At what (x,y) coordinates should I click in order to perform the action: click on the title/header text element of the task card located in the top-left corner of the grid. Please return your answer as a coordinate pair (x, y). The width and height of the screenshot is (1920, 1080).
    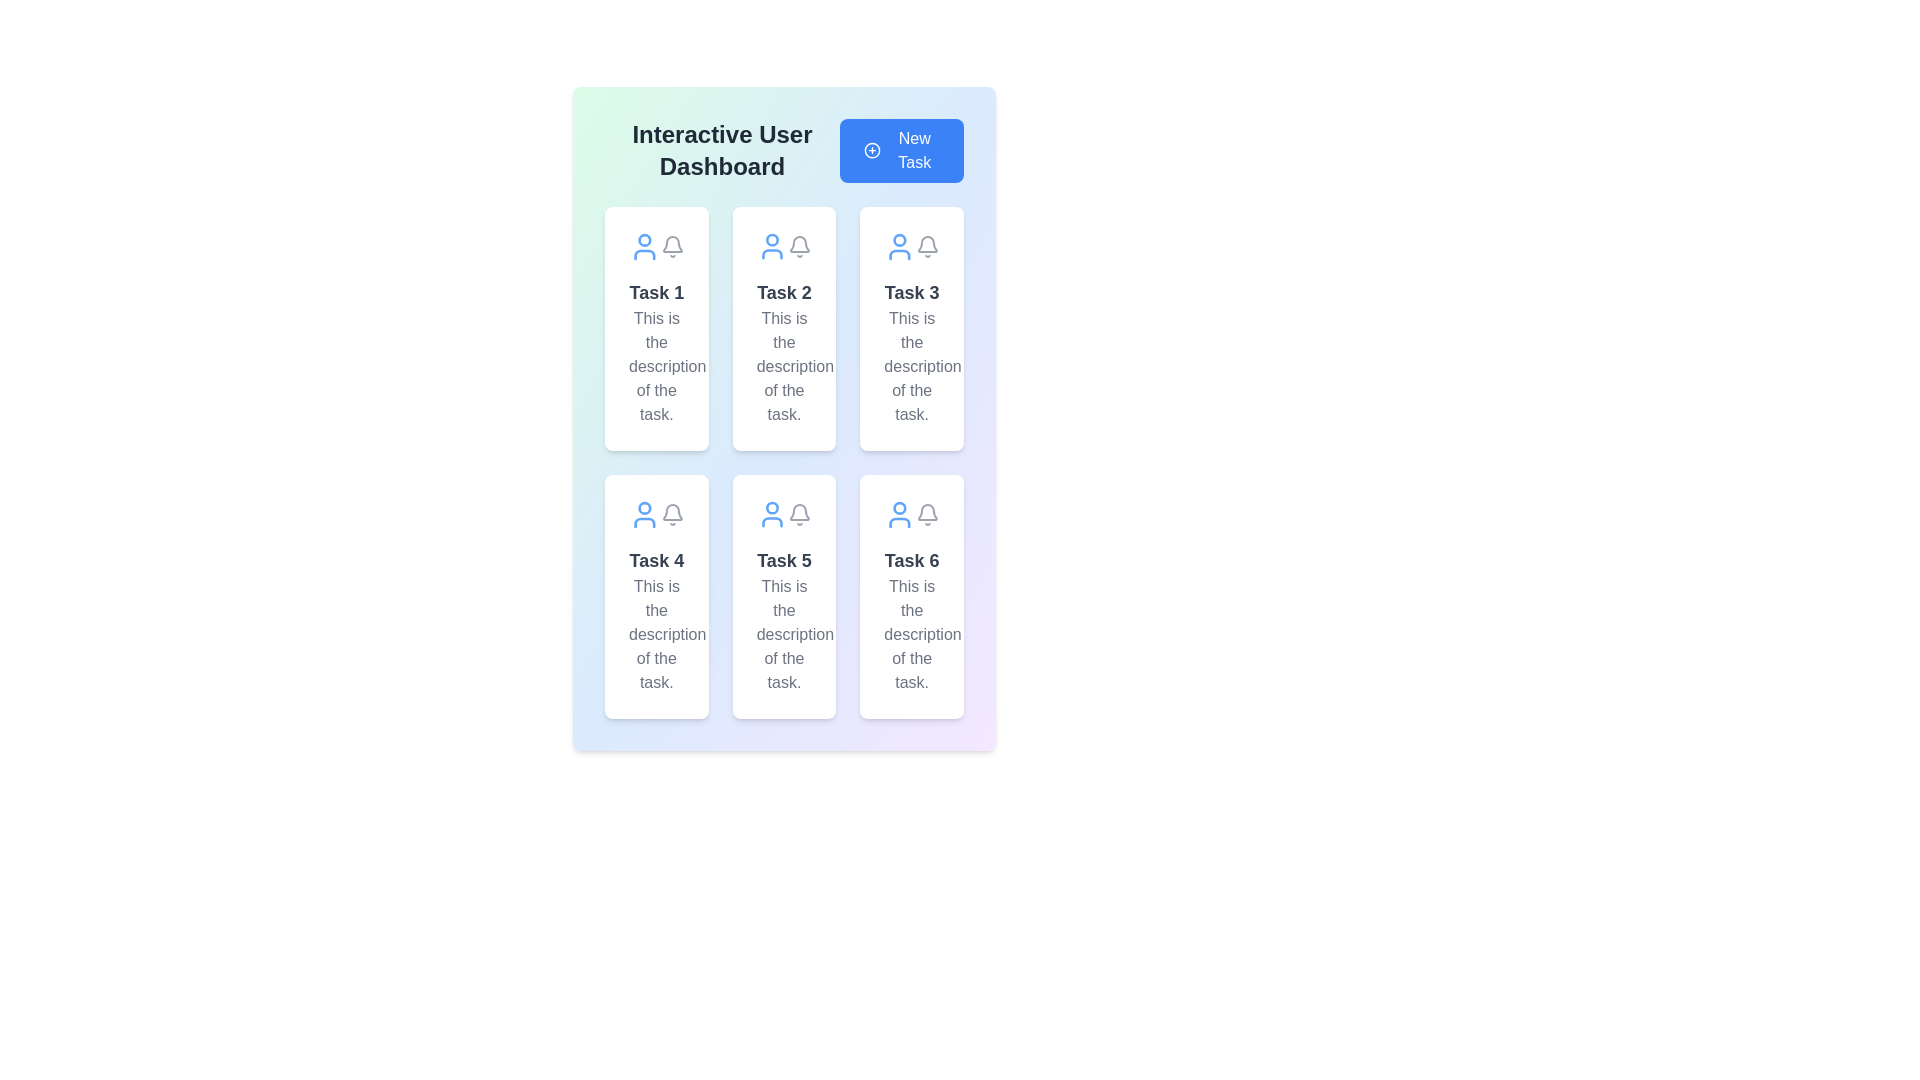
    Looking at the image, I should click on (656, 293).